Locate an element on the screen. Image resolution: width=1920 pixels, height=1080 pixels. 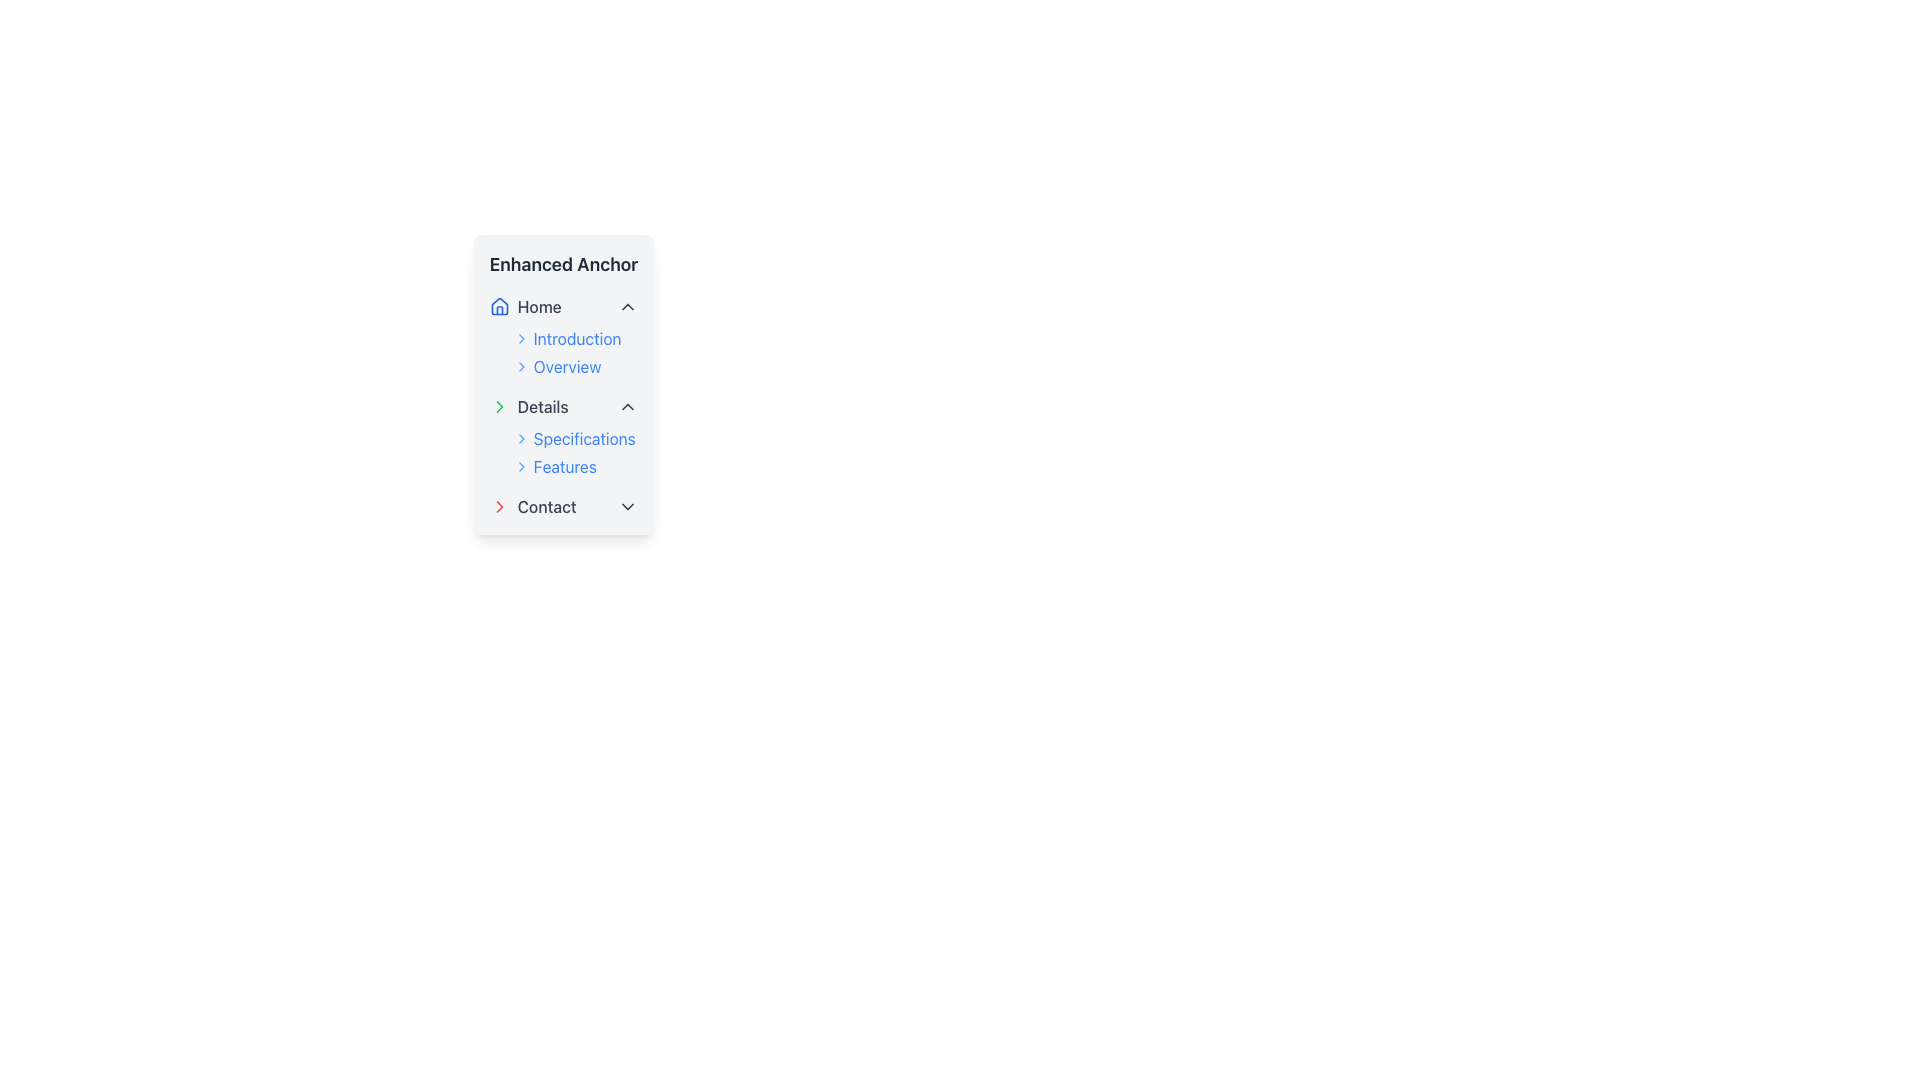
the 'Overview' text link located in the 'Home' section of the sidebar navigation is located at coordinates (566, 366).